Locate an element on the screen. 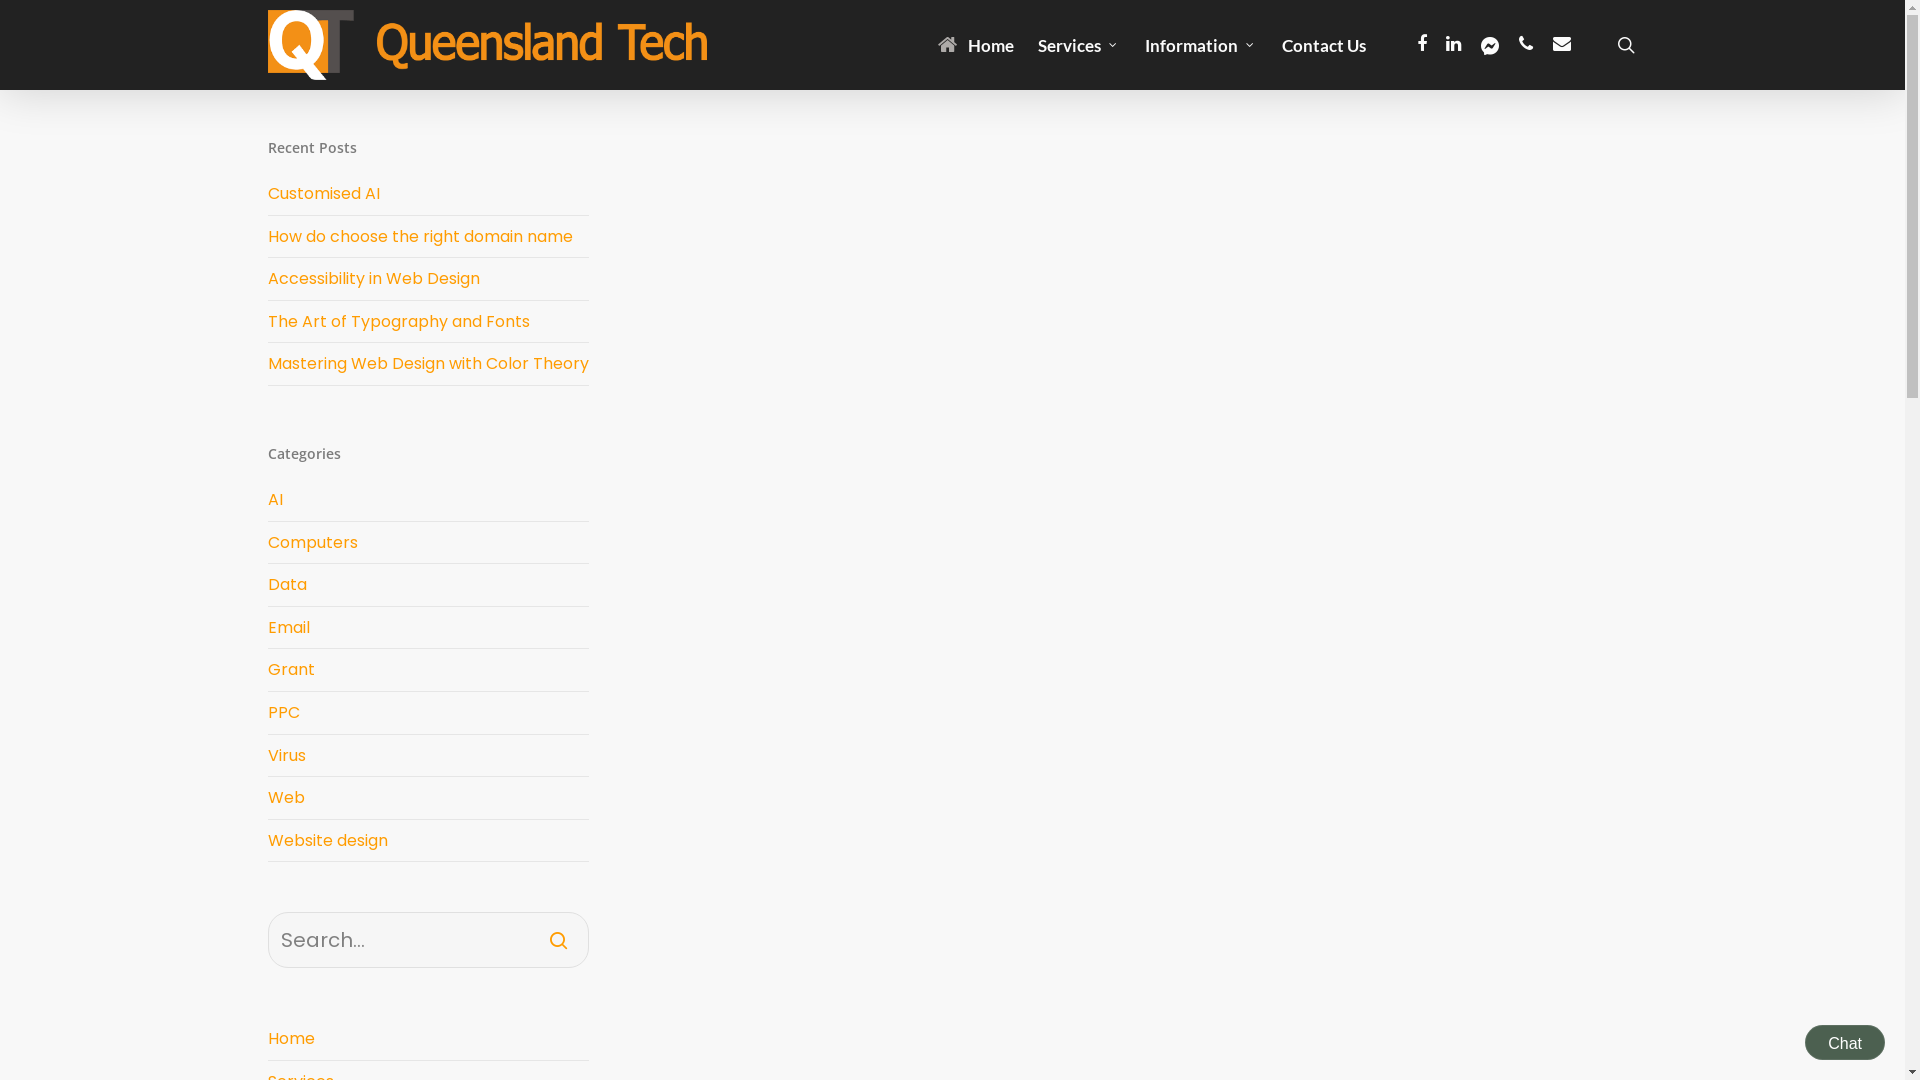 Image resolution: width=1920 pixels, height=1080 pixels. 'Grant' is located at coordinates (267, 670).